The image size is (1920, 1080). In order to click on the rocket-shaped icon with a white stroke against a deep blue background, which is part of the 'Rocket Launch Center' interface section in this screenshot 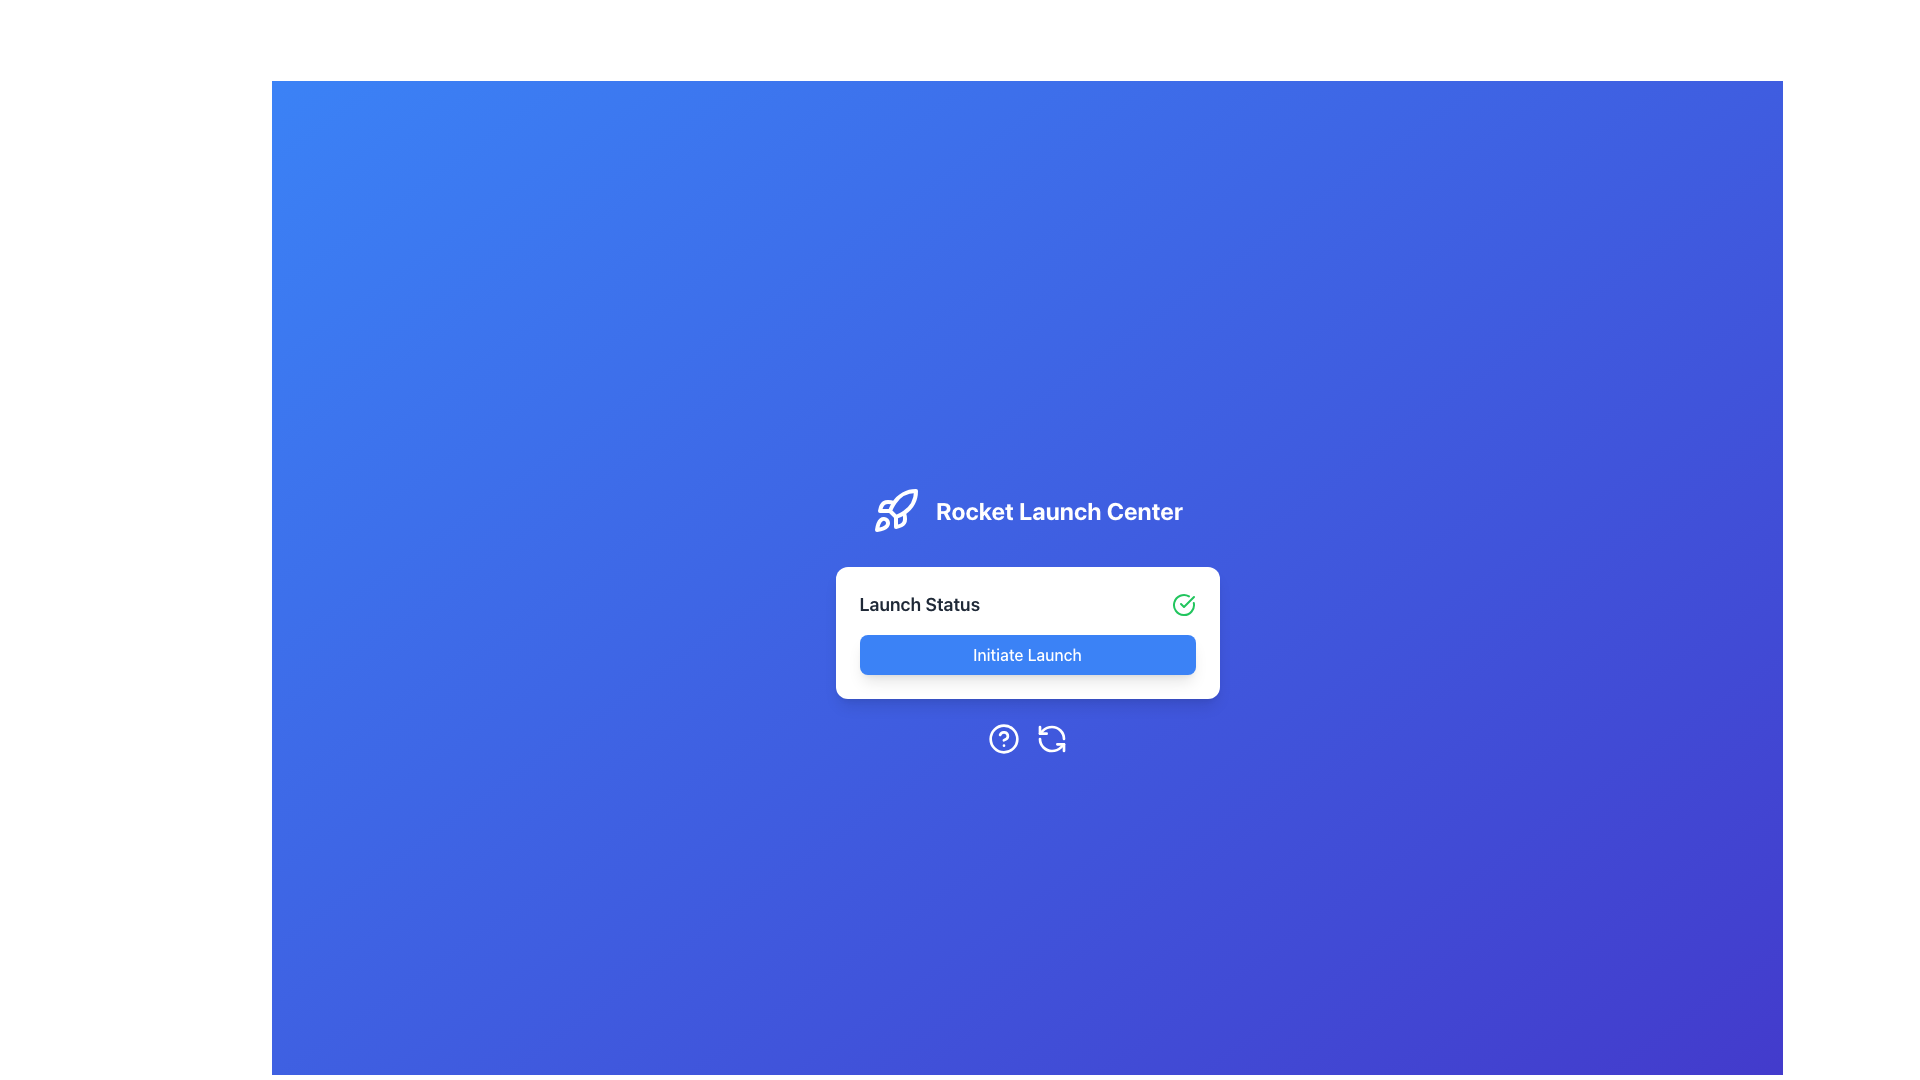, I will do `click(895, 509)`.